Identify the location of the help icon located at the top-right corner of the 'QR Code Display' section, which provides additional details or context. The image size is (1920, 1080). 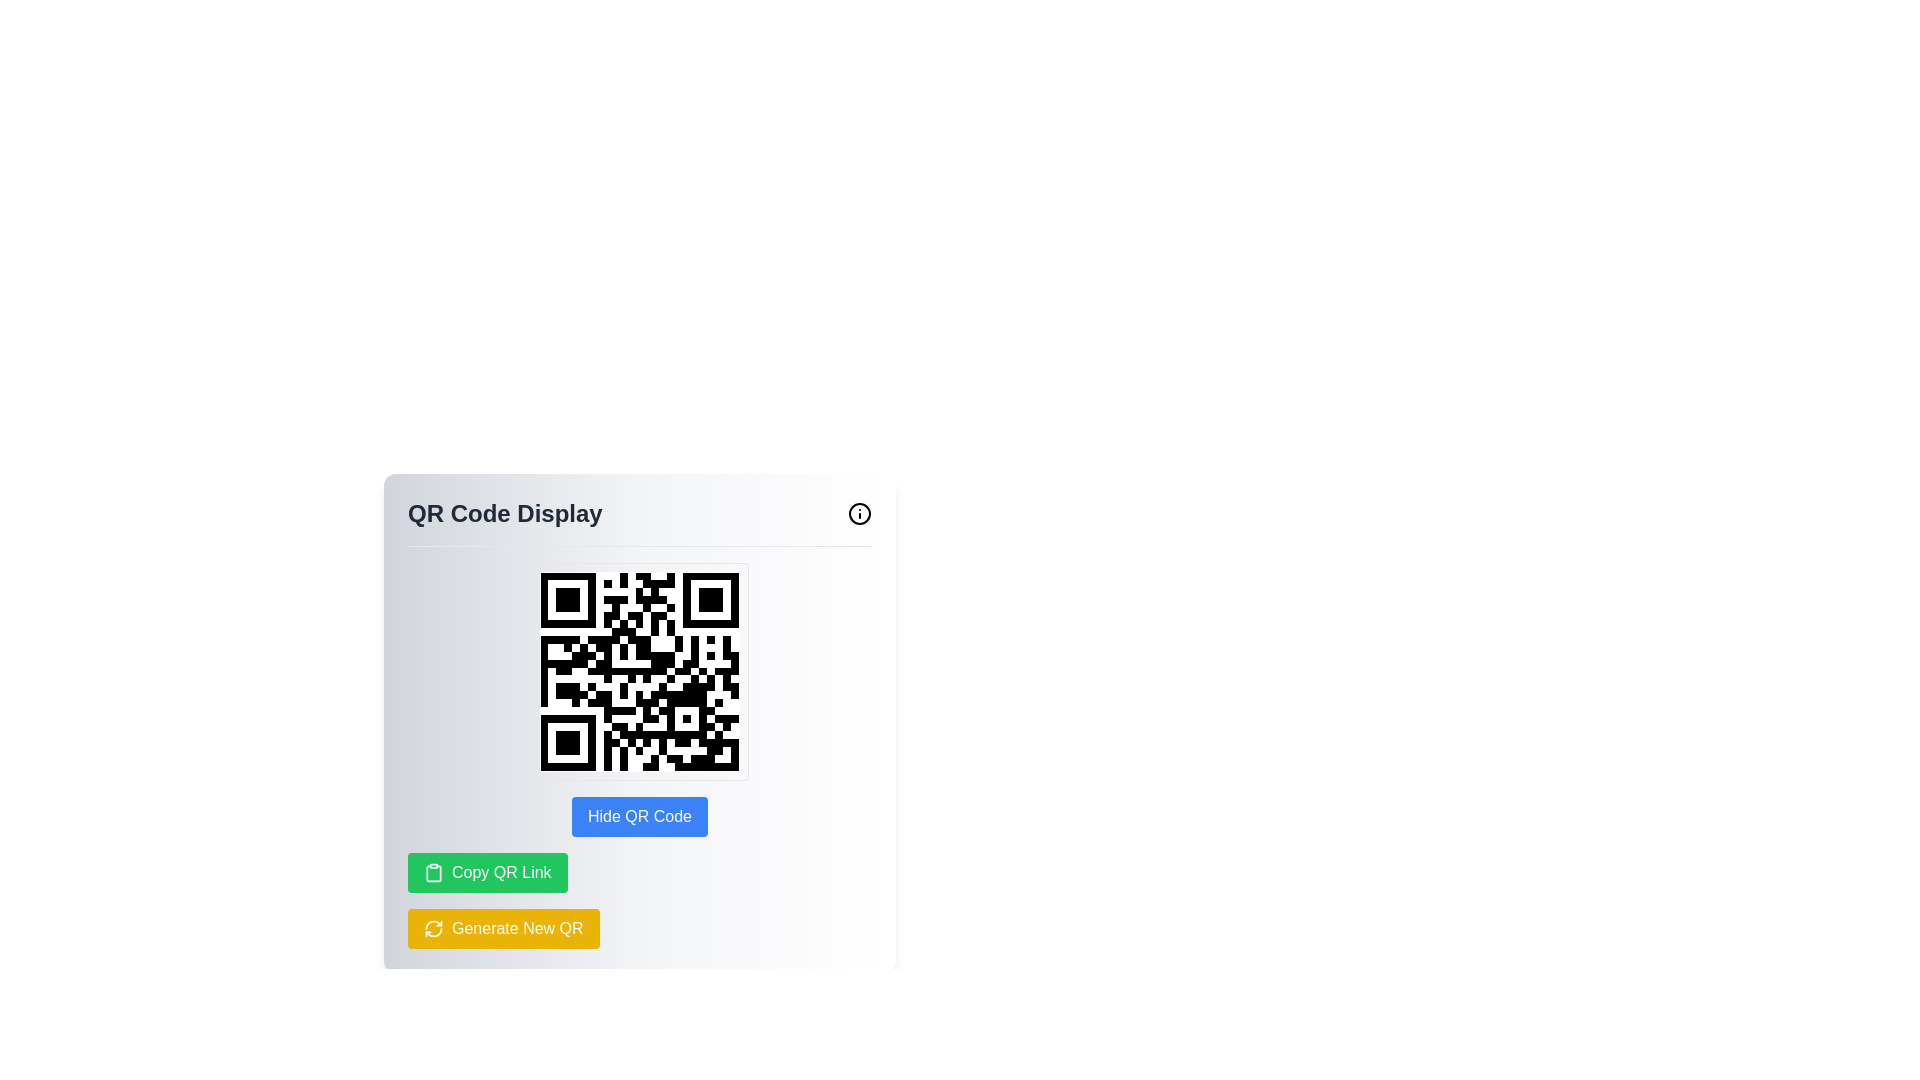
(859, 512).